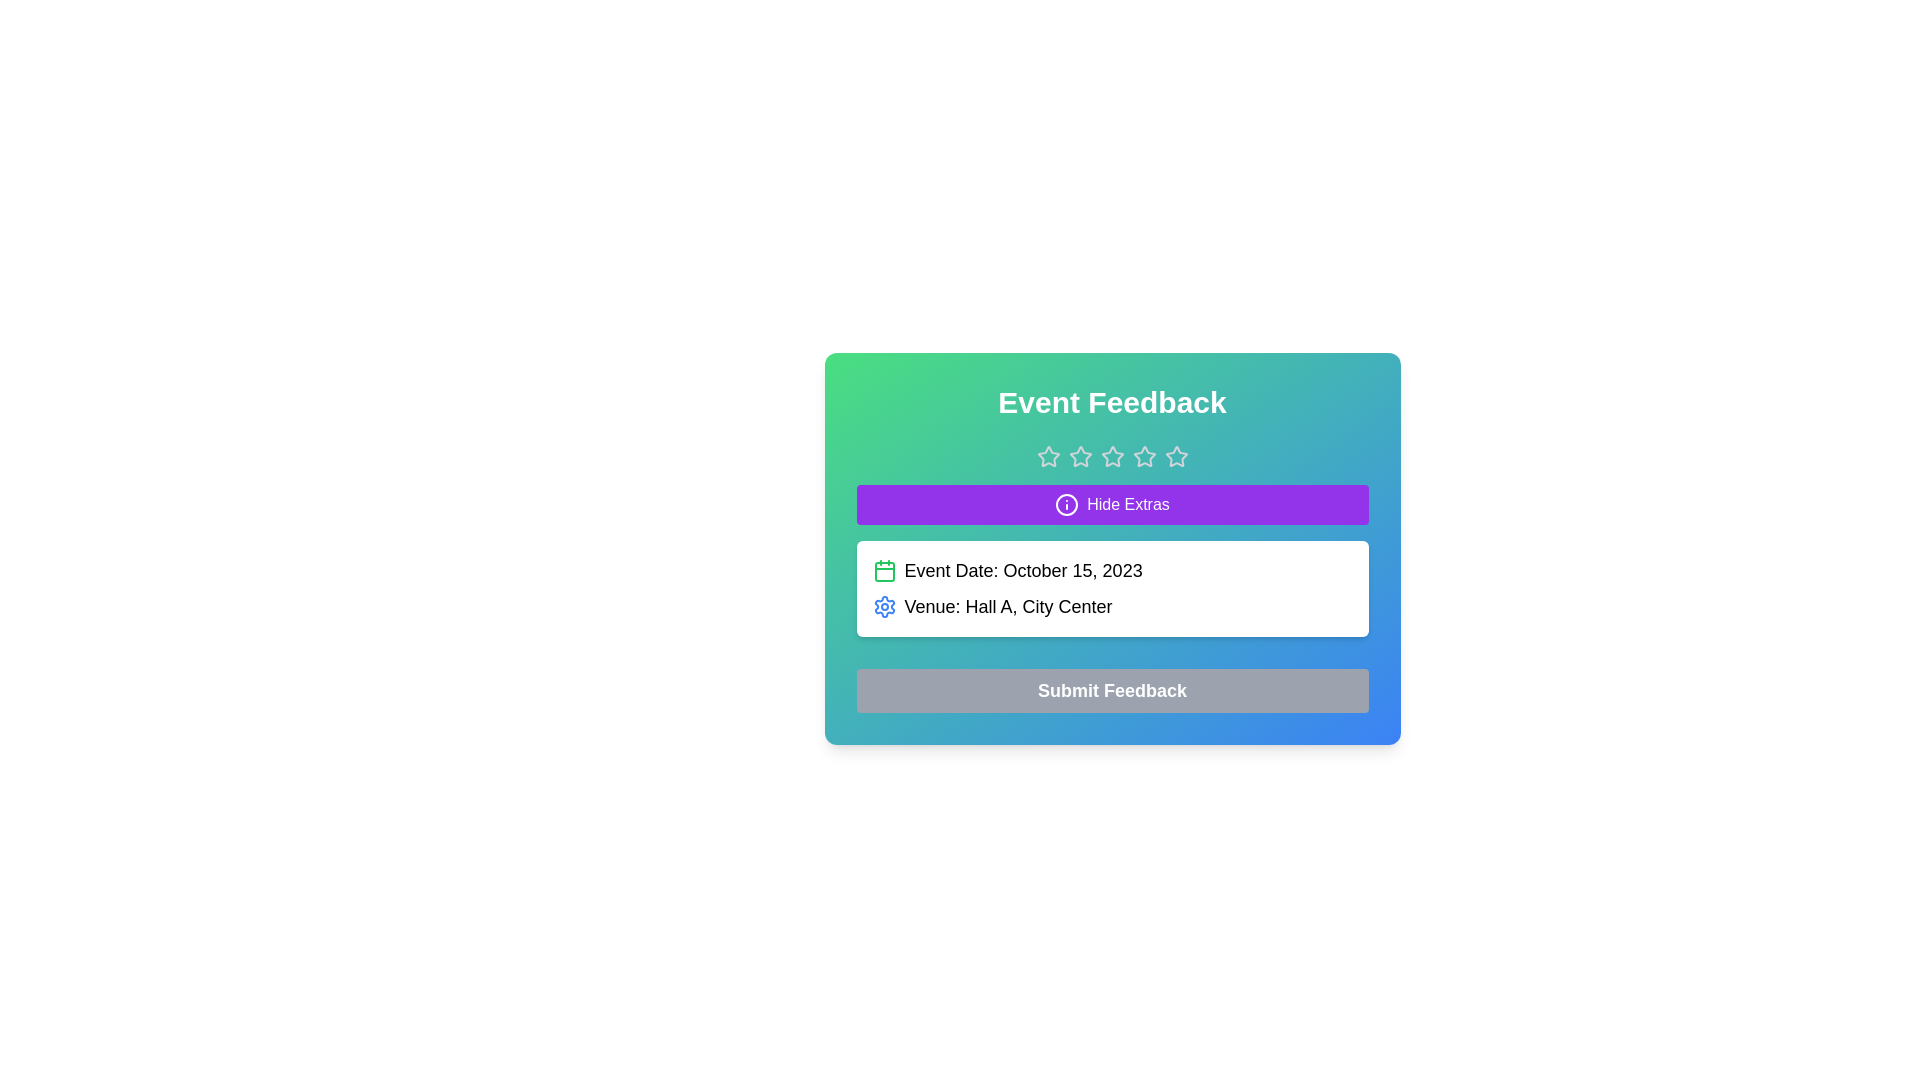 Image resolution: width=1920 pixels, height=1080 pixels. What do you see at coordinates (1111, 504) in the screenshot?
I see `the 'Hide Extras' button to toggle the visibility of extra event details` at bounding box center [1111, 504].